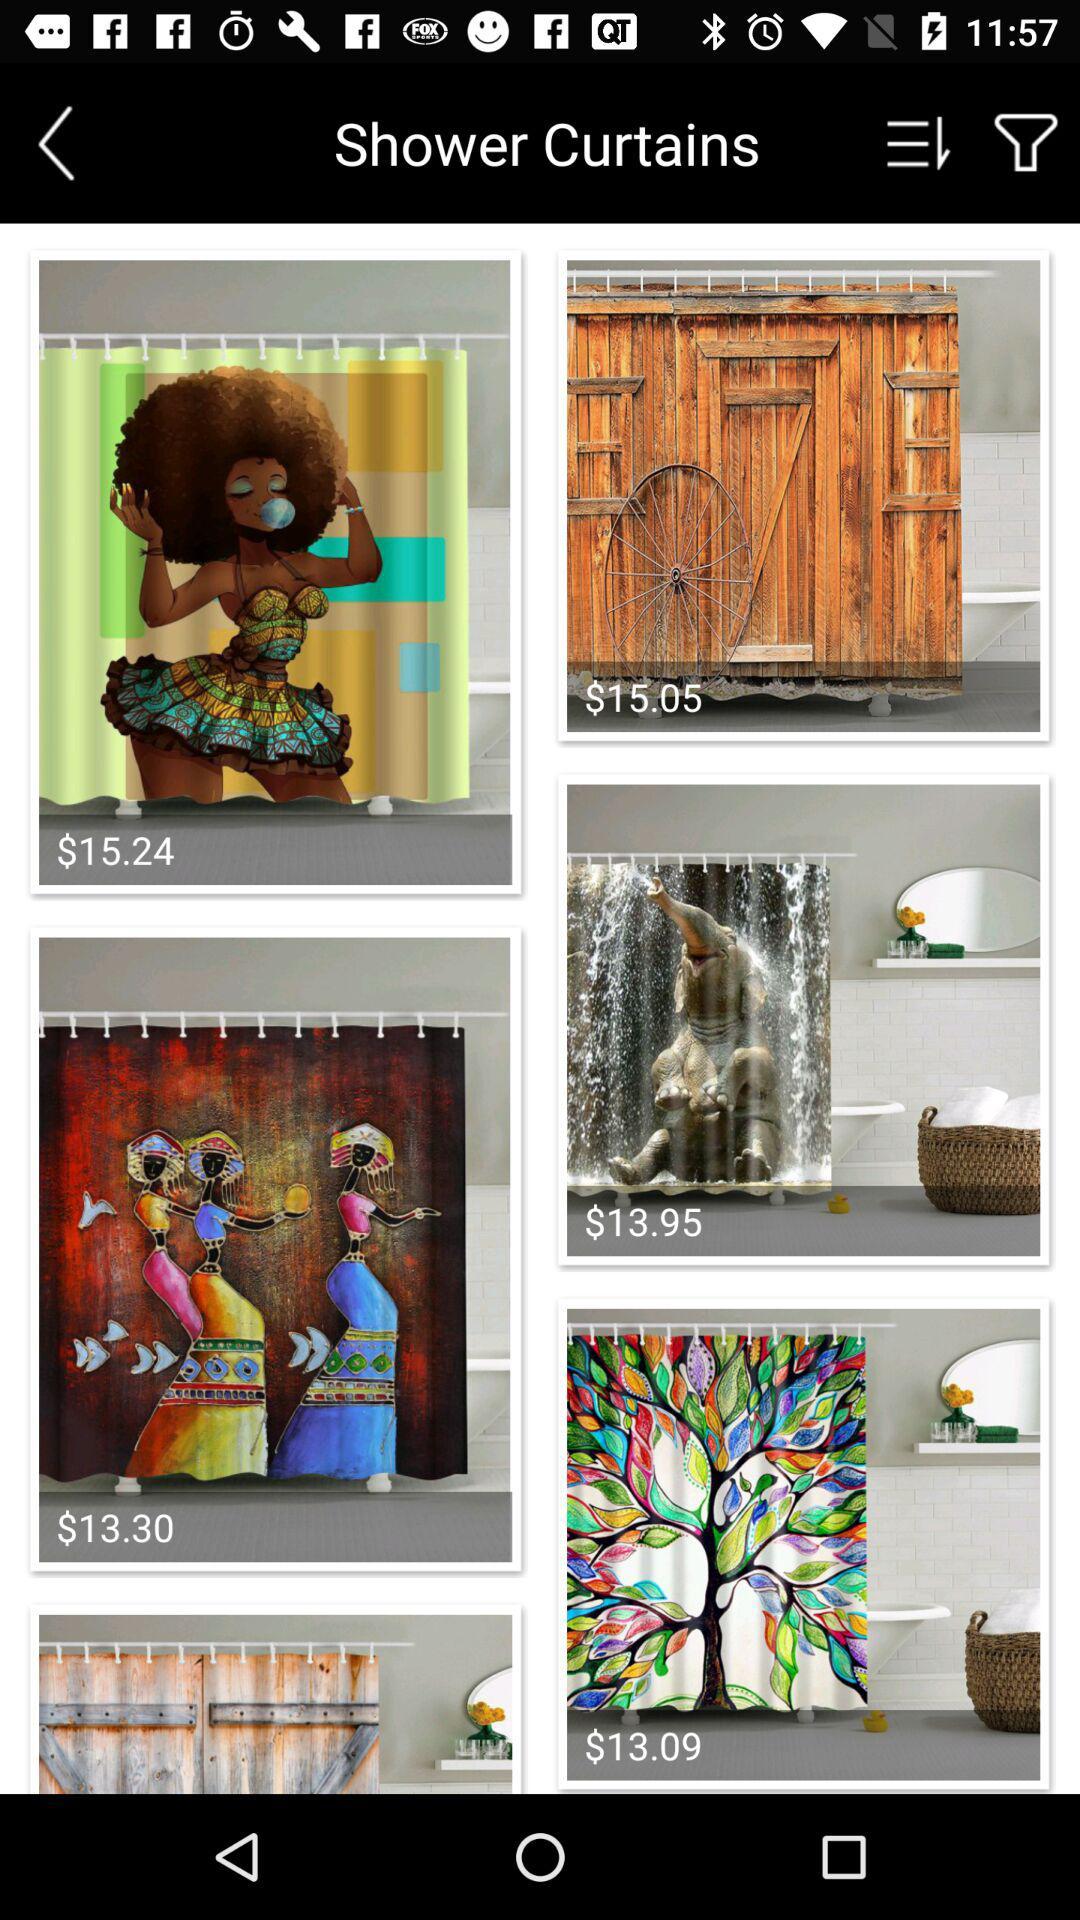 The height and width of the screenshot is (1920, 1080). I want to click on sort options, so click(919, 142).